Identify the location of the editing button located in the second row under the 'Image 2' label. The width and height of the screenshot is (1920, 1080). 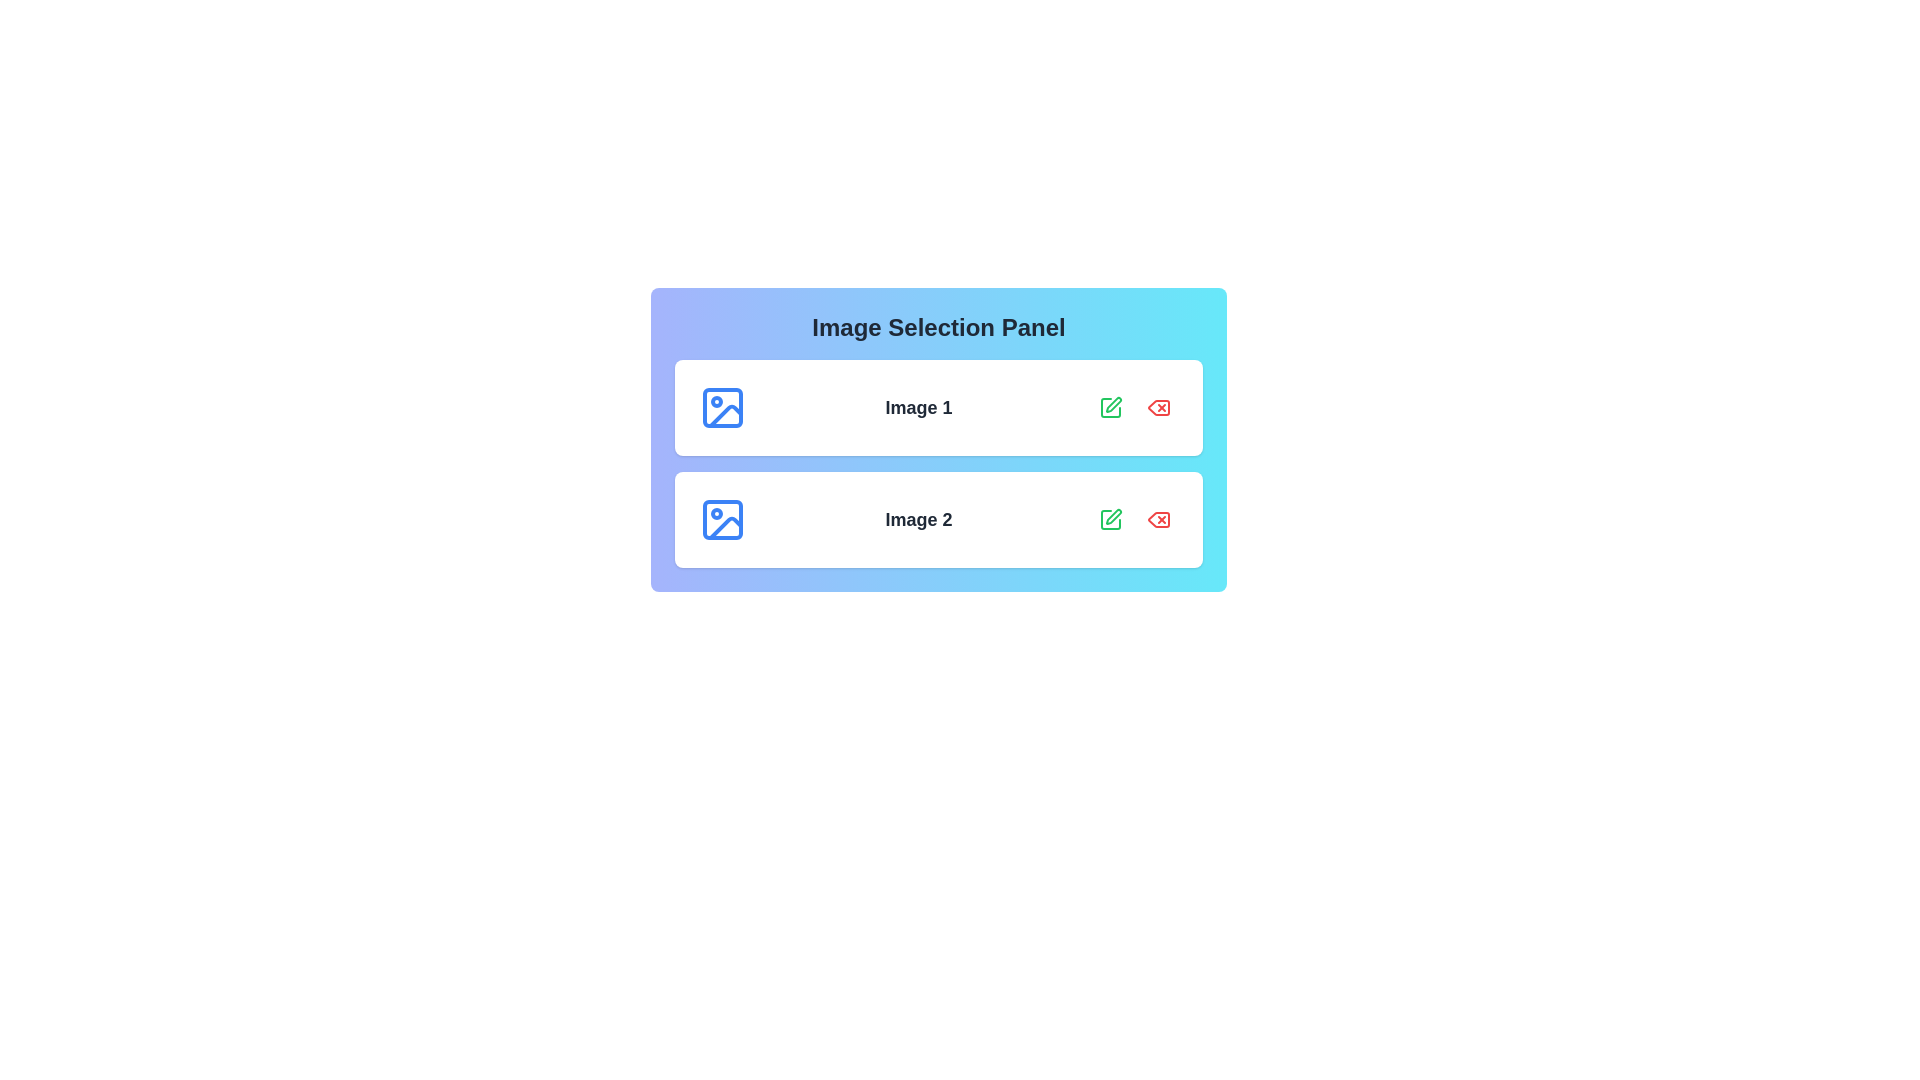
(1109, 519).